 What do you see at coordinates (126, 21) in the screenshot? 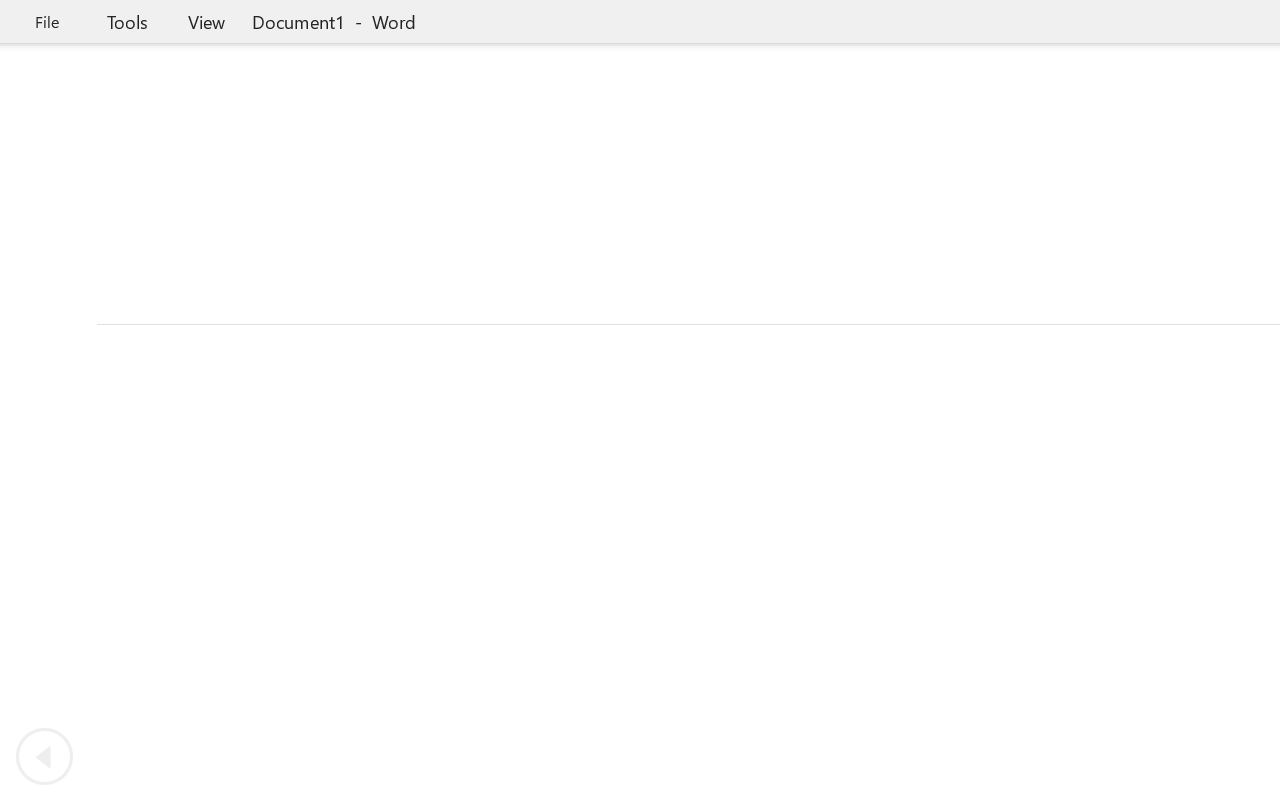
I see `'Tools'` at bounding box center [126, 21].